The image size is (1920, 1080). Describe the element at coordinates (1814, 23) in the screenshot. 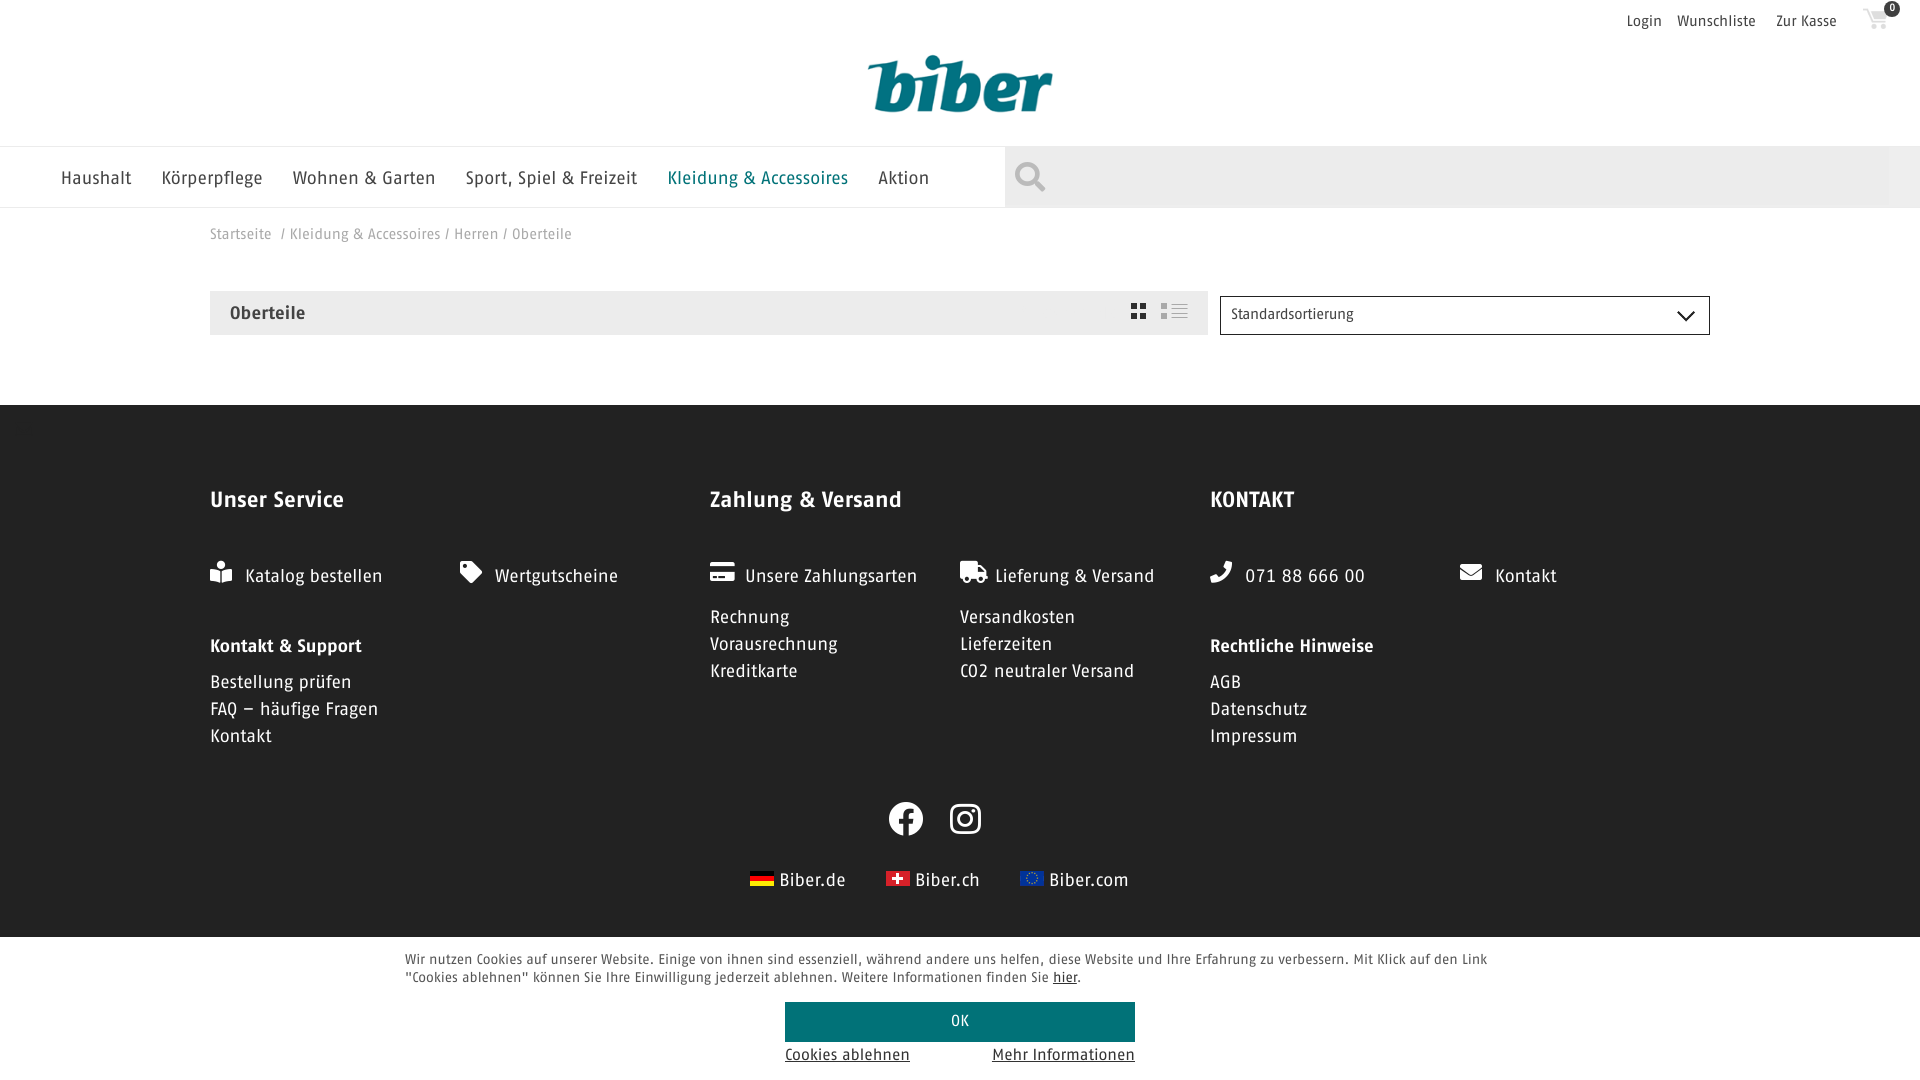

I see `'Zur Kasse'` at that location.